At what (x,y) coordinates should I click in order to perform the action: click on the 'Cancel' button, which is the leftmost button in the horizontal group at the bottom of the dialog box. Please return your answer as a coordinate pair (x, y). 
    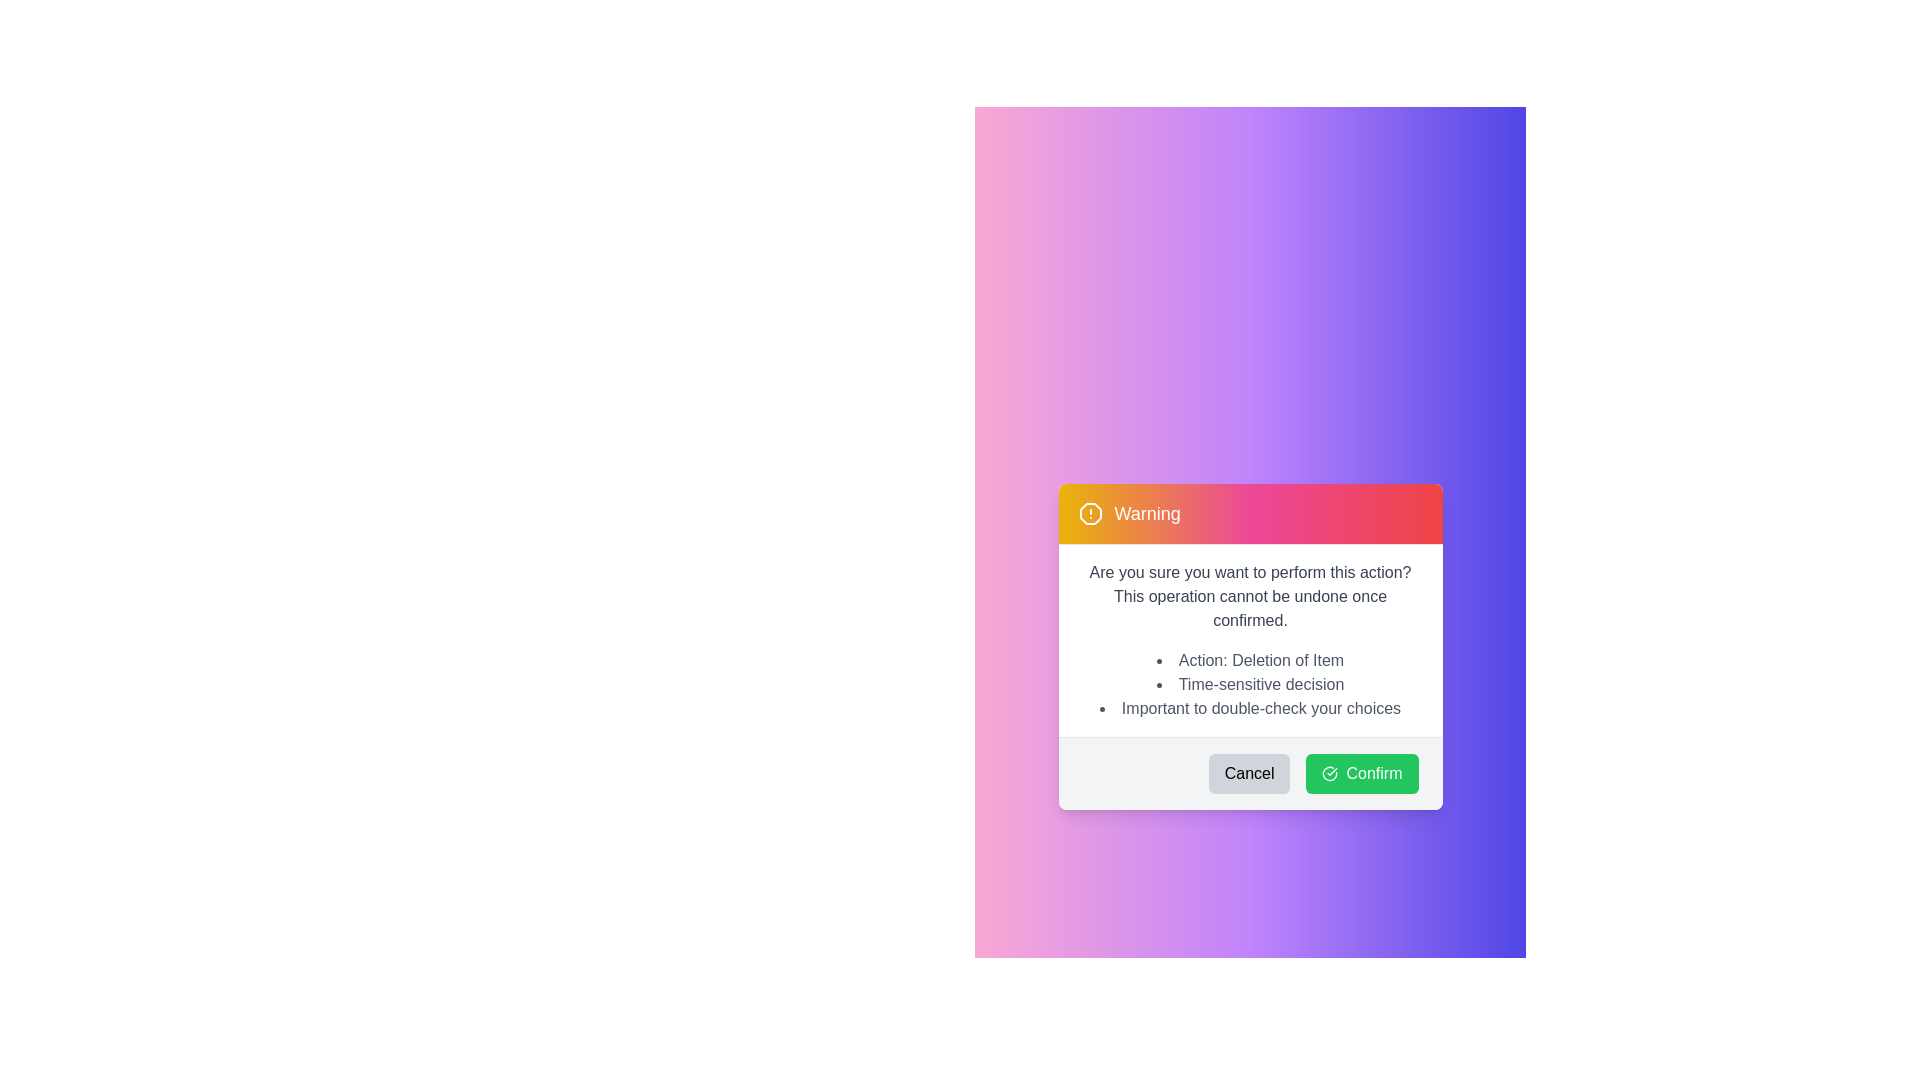
    Looking at the image, I should click on (1248, 773).